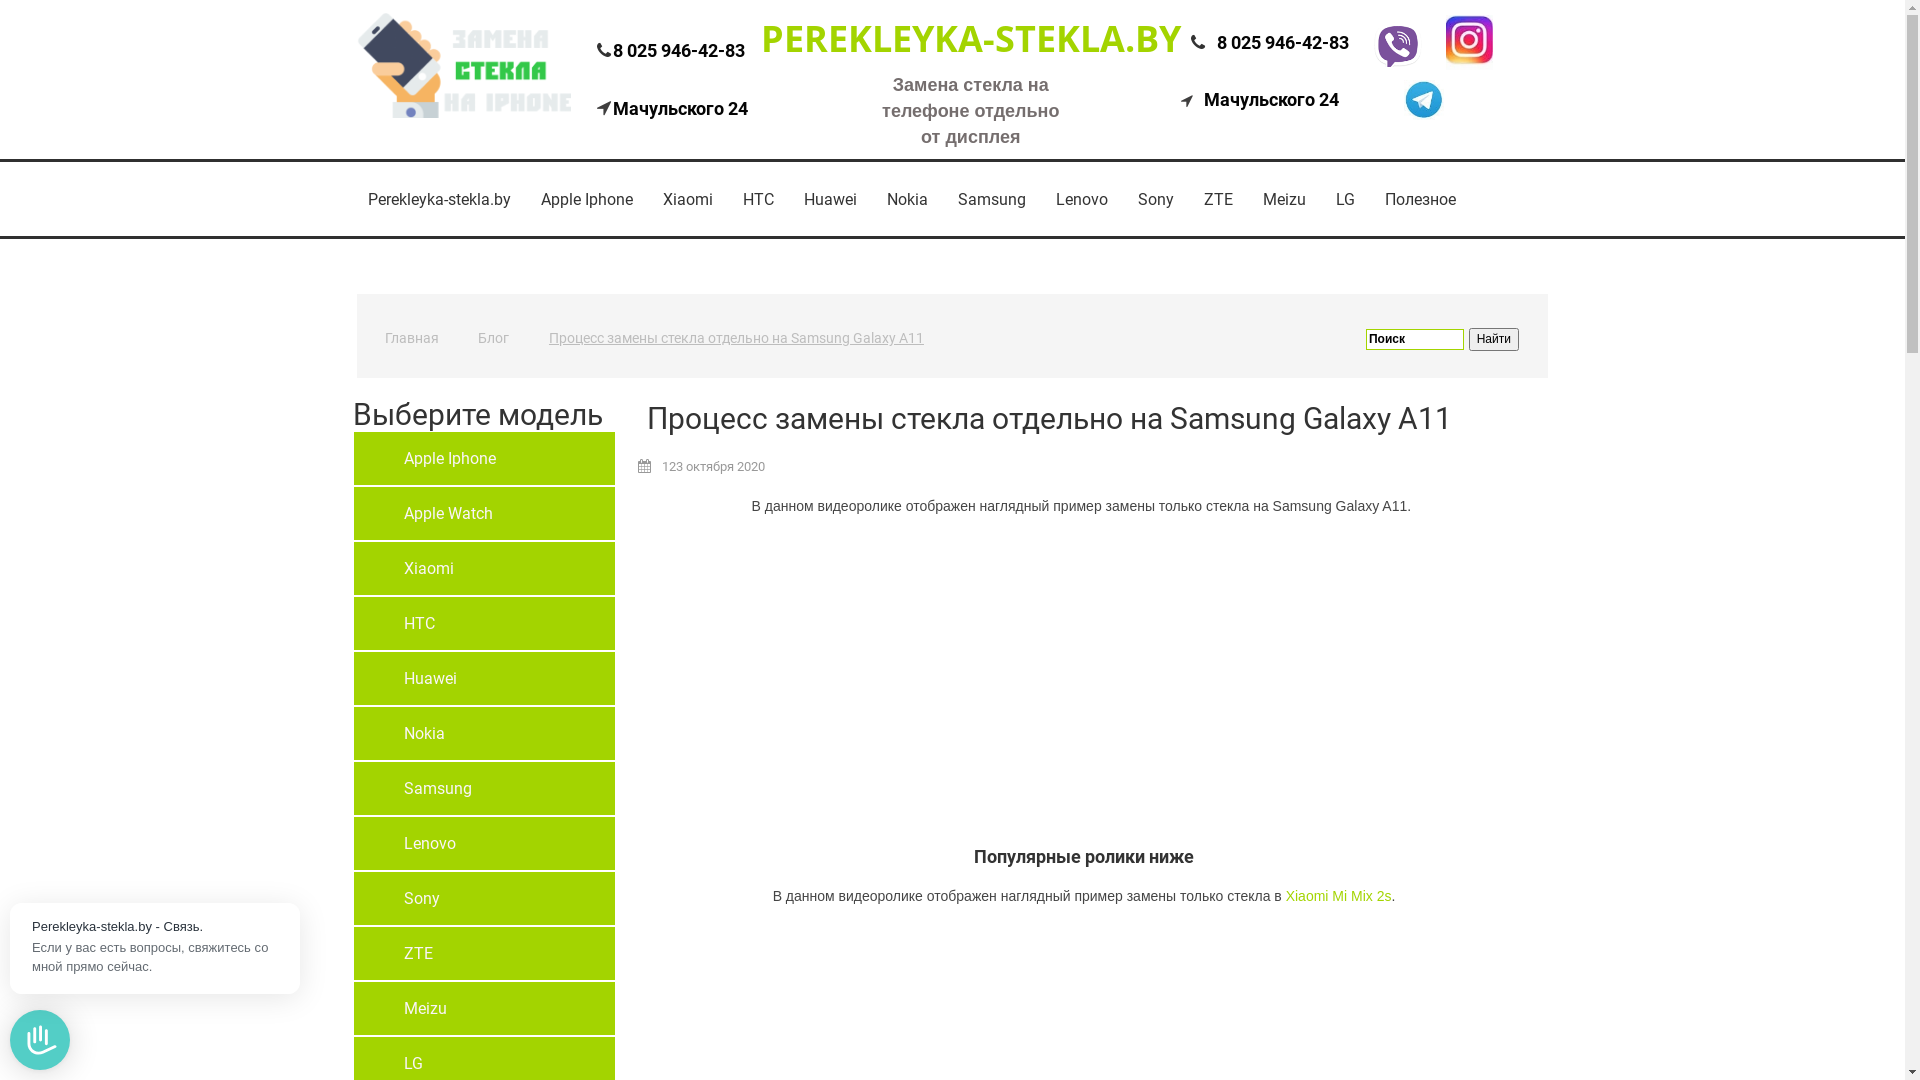 The image size is (1920, 1080). Describe the element at coordinates (727, 200) in the screenshot. I see `'HTC'` at that location.